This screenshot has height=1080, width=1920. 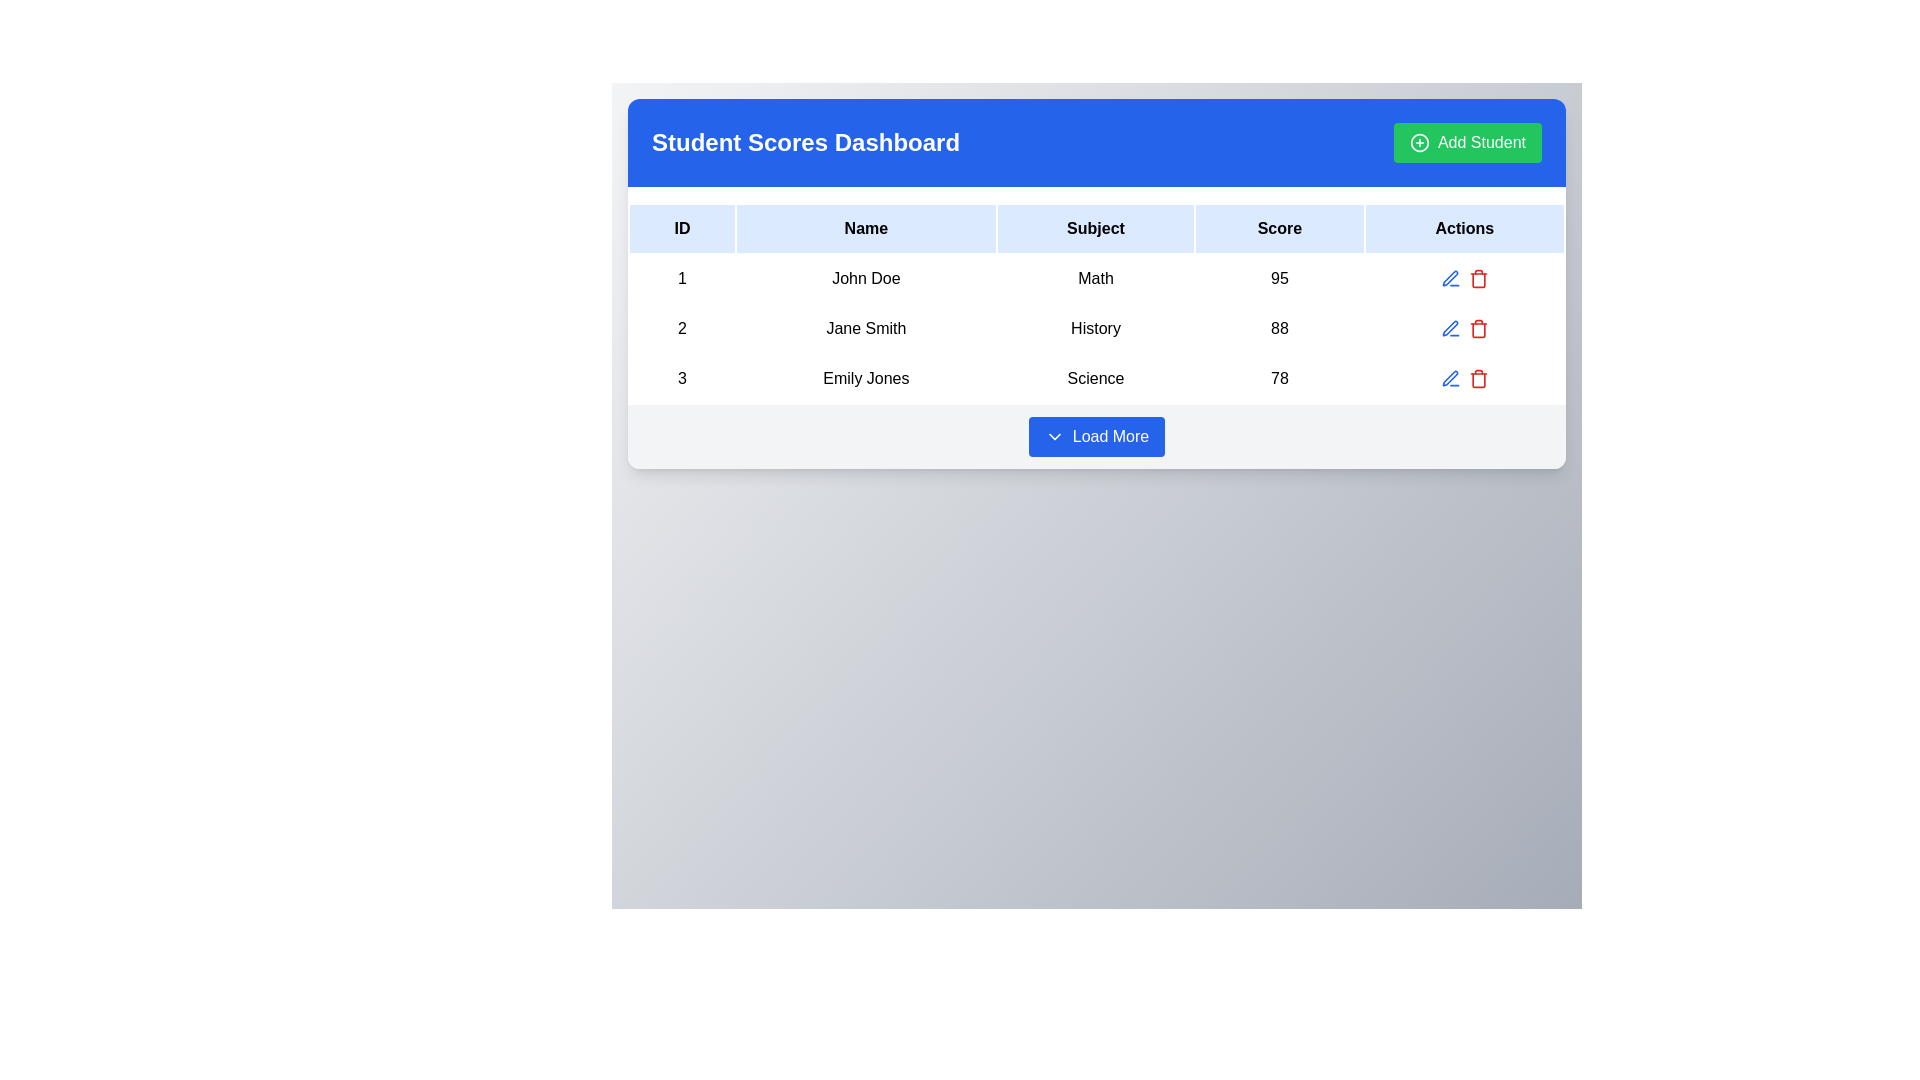 I want to click on the delete button in the action column of the table for the entry corresponding to Emily Jones, so click(x=1478, y=378).